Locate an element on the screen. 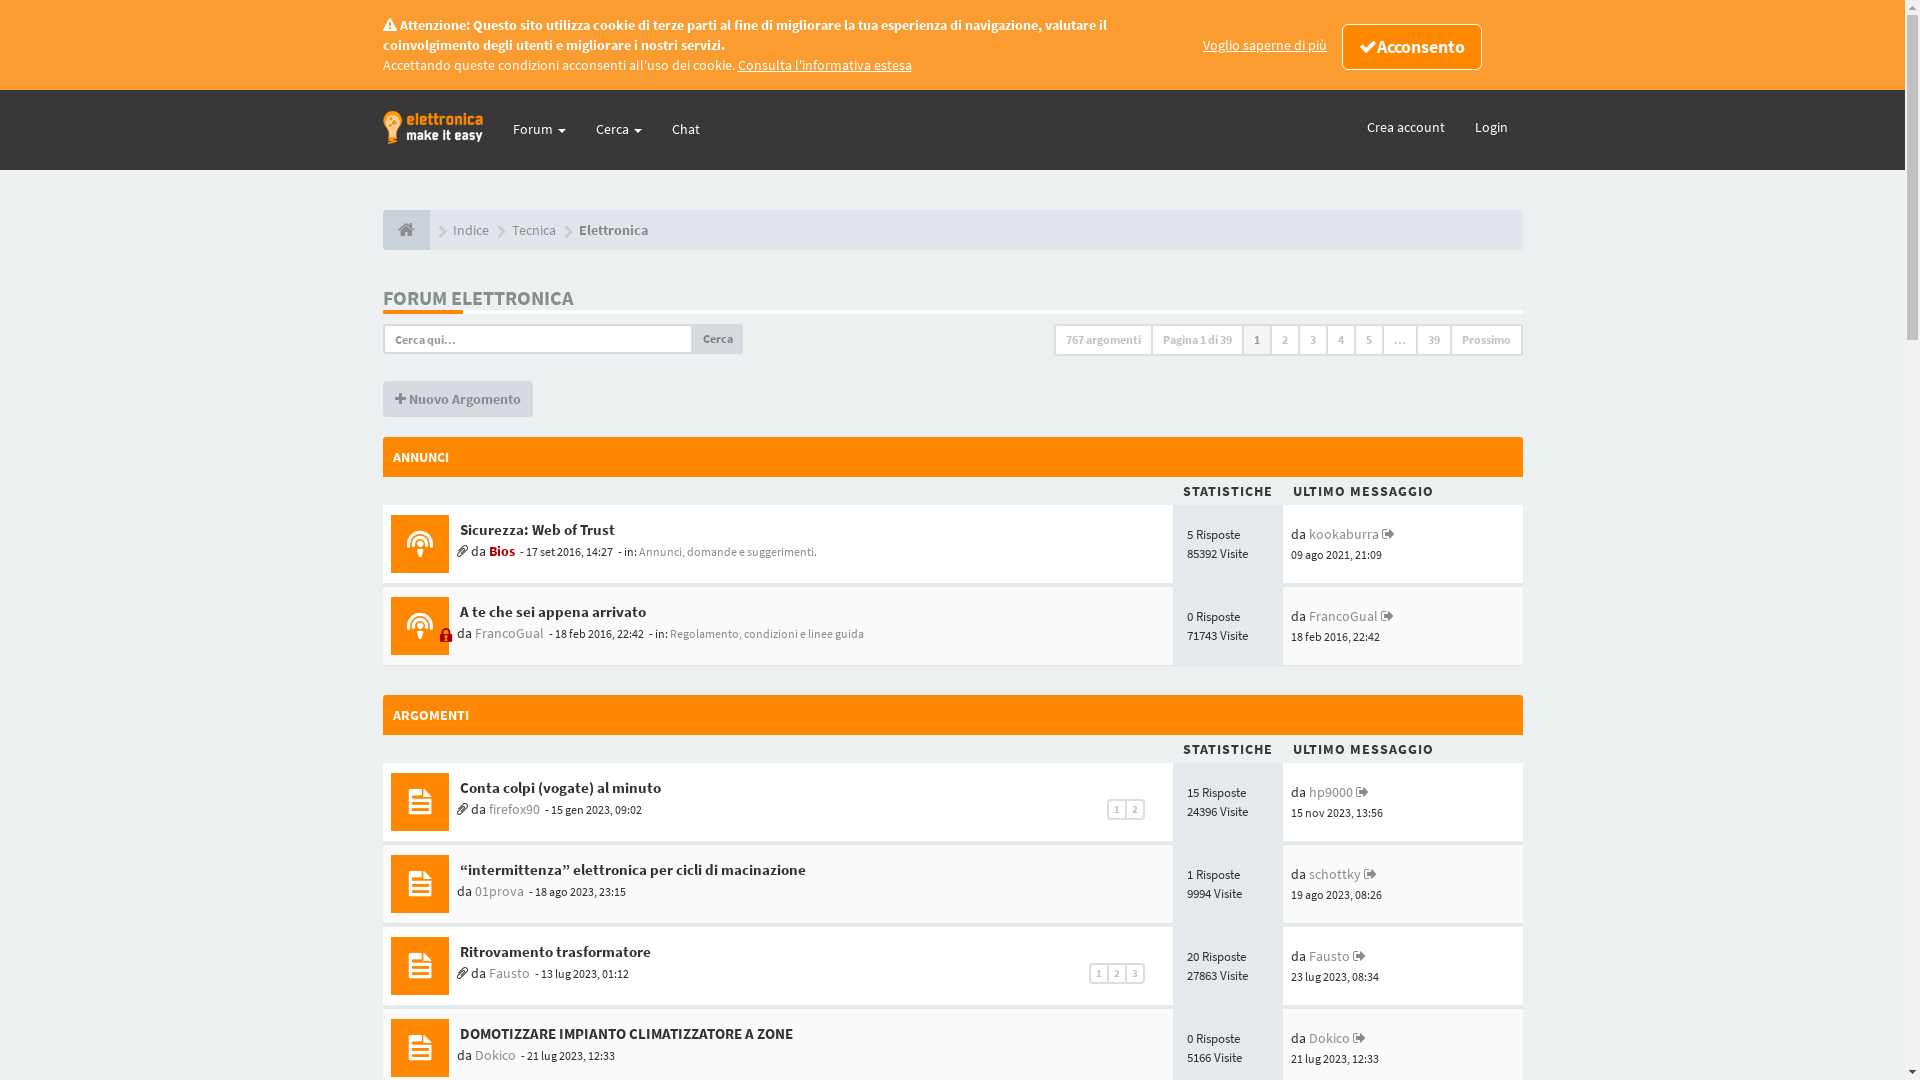 The image size is (1920, 1080). 'Crea account' is located at coordinates (1405, 127).